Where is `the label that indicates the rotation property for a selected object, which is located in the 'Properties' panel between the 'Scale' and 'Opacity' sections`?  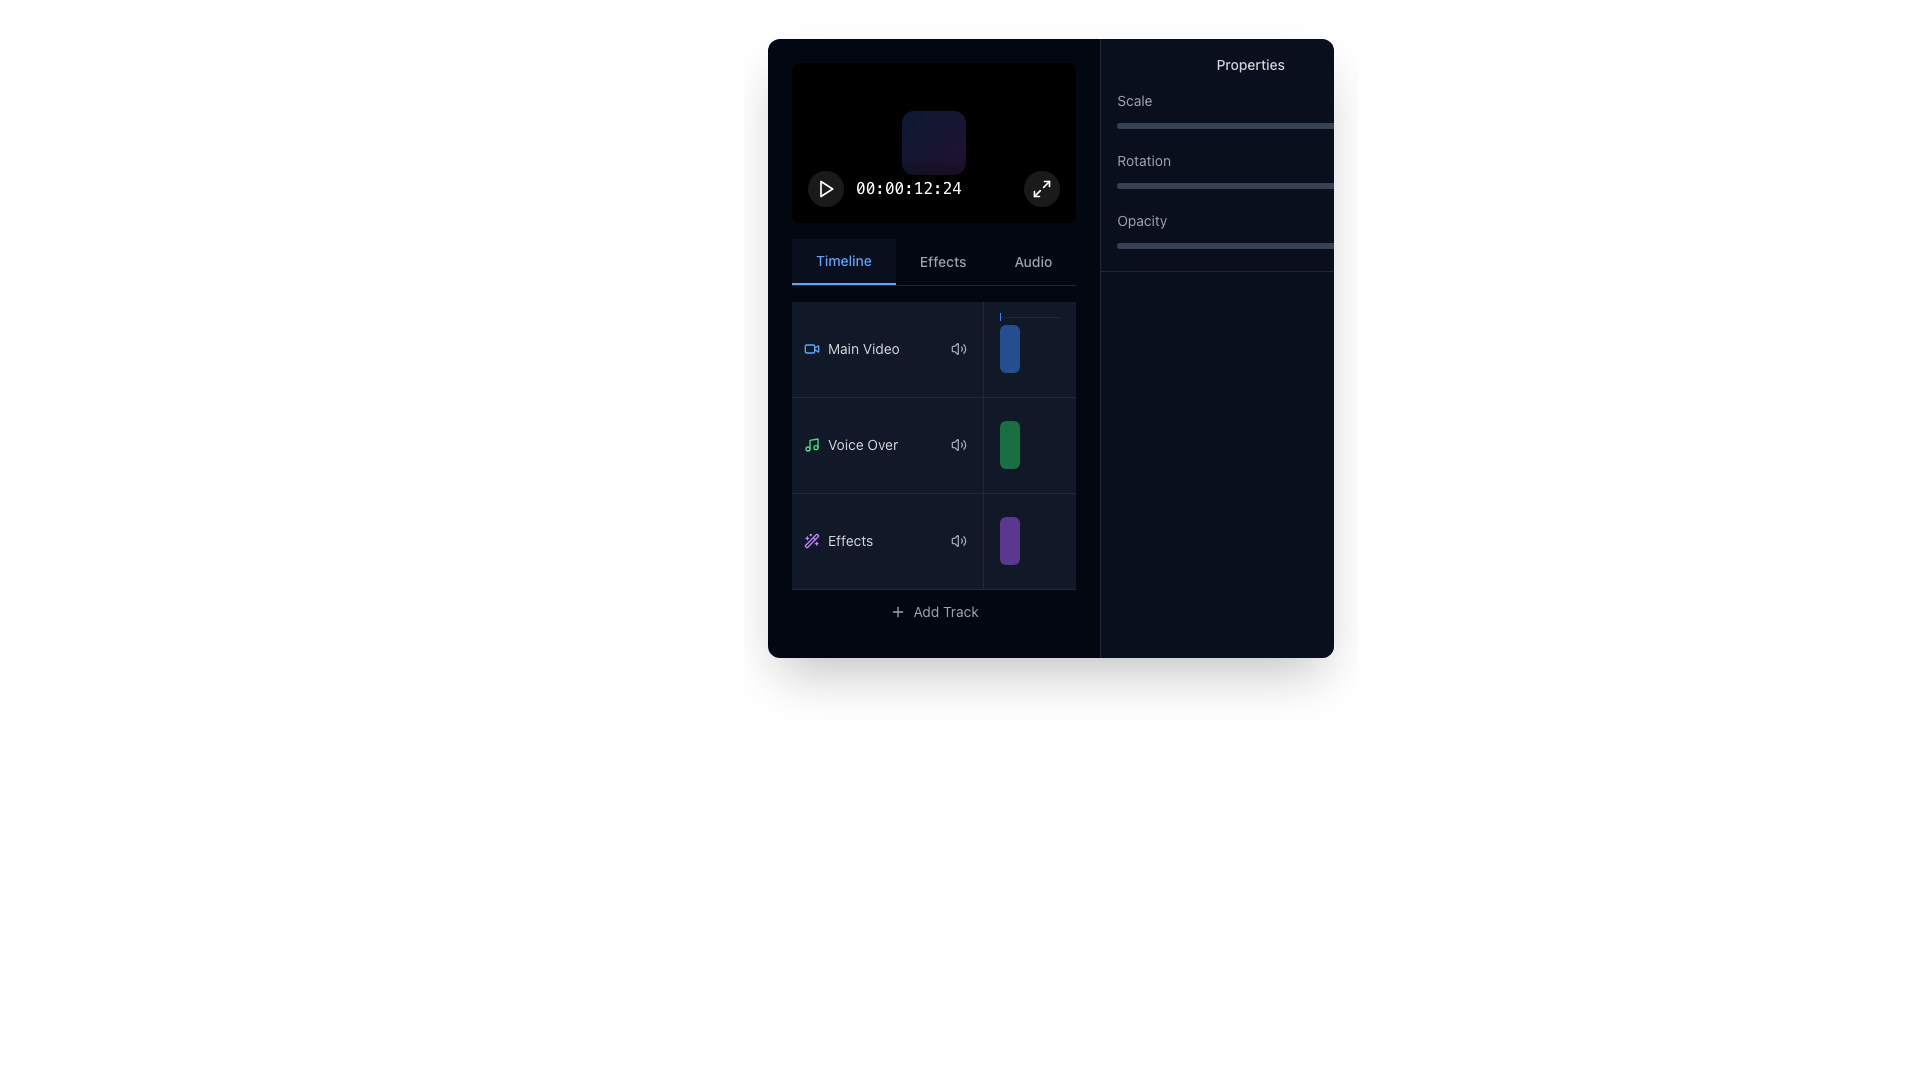
the label that indicates the rotation property for a selected object, which is located in the 'Properties' panel between the 'Scale' and 'Opacity' sections is located at coordinates (1144, 160).